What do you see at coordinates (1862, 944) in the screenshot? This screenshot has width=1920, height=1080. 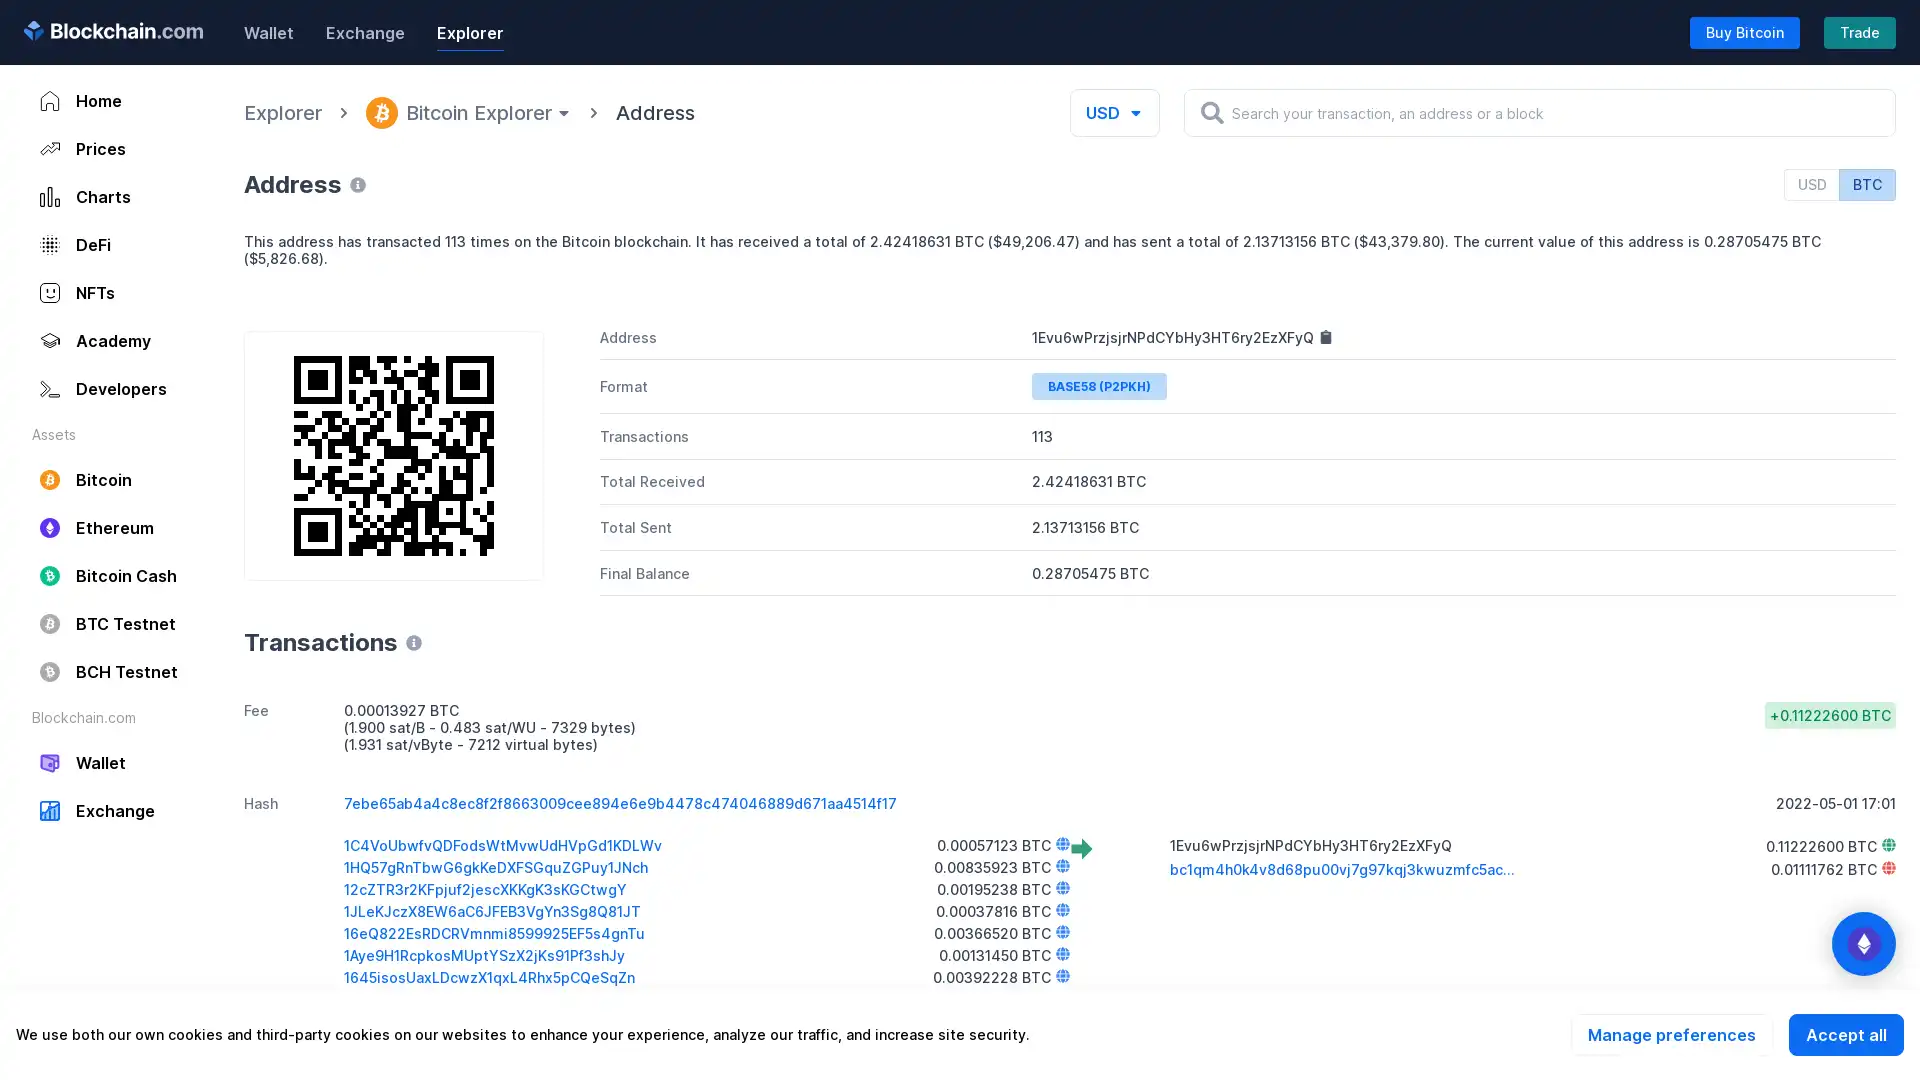 I see `alternating coins` at bounding box center [1862, 944].